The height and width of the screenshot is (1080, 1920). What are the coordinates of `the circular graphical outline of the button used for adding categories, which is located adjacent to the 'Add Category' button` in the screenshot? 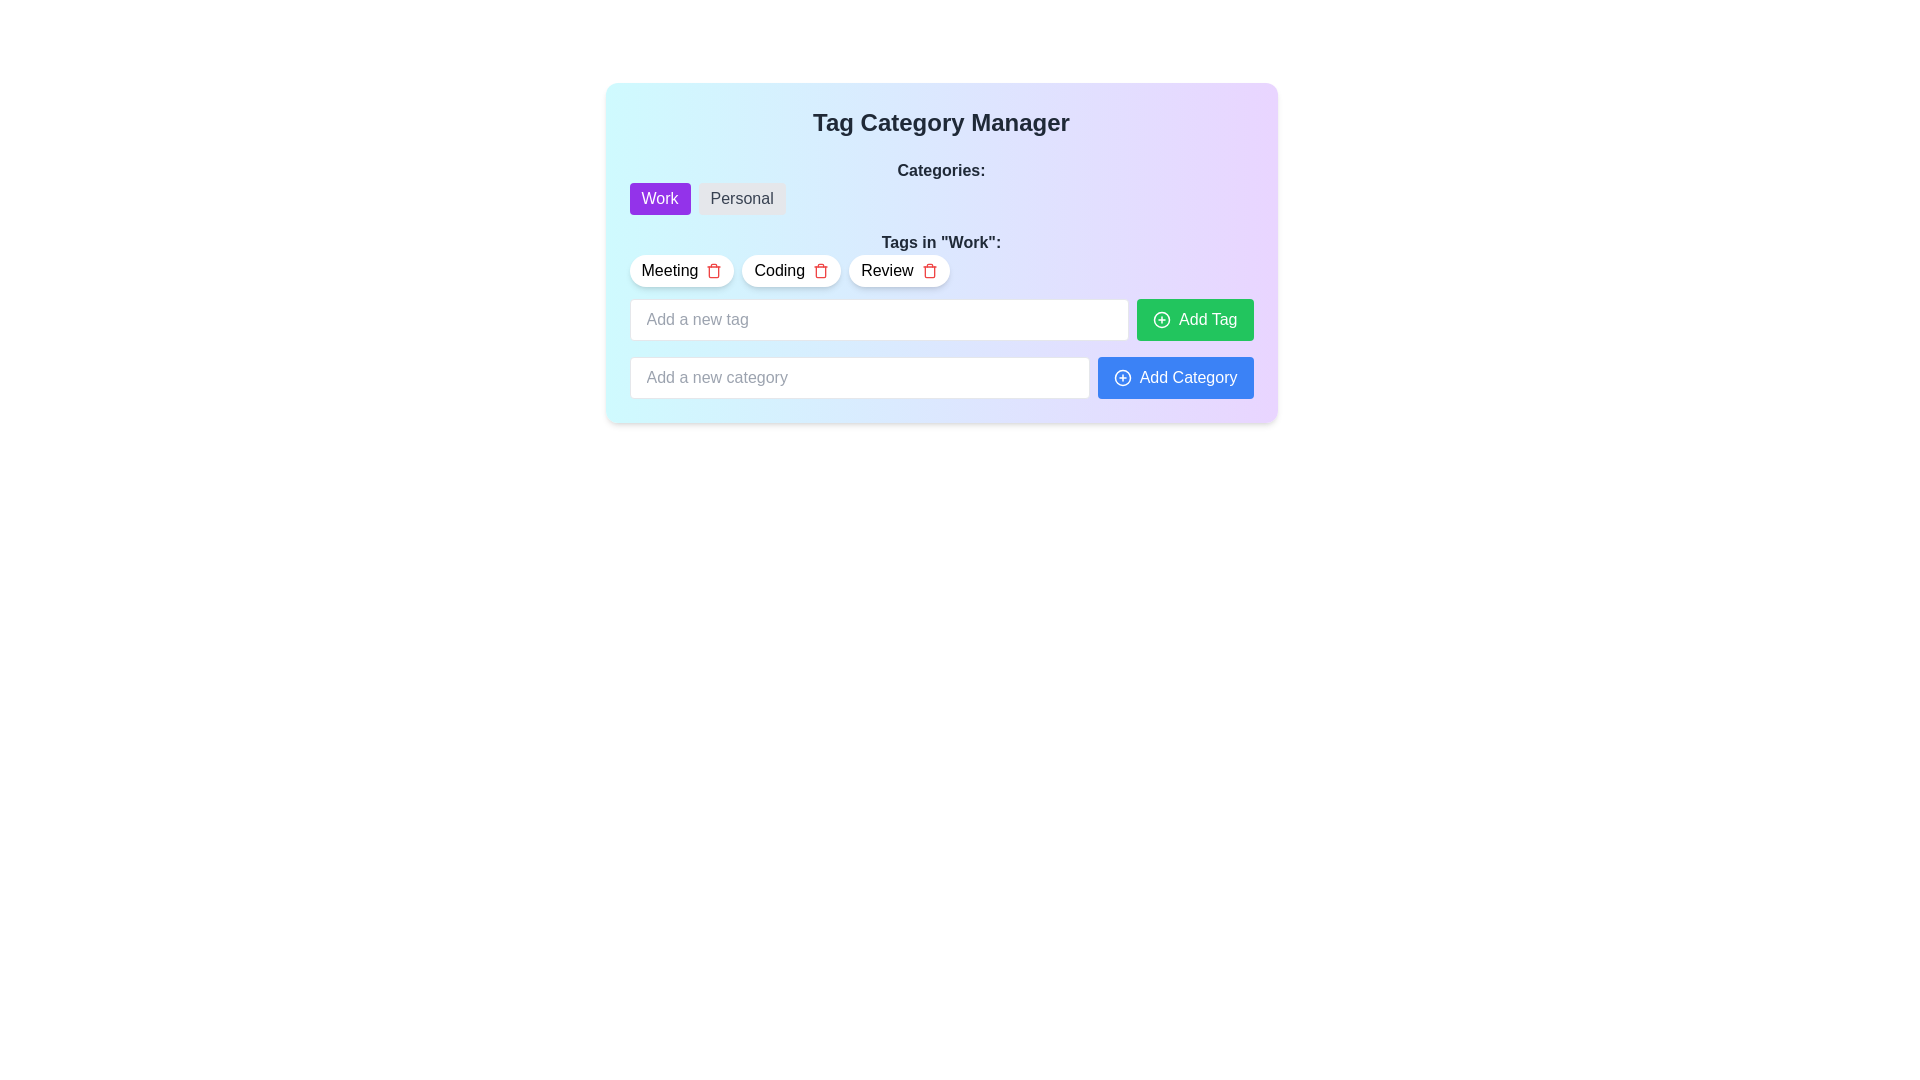 It's located at (1122, 378).